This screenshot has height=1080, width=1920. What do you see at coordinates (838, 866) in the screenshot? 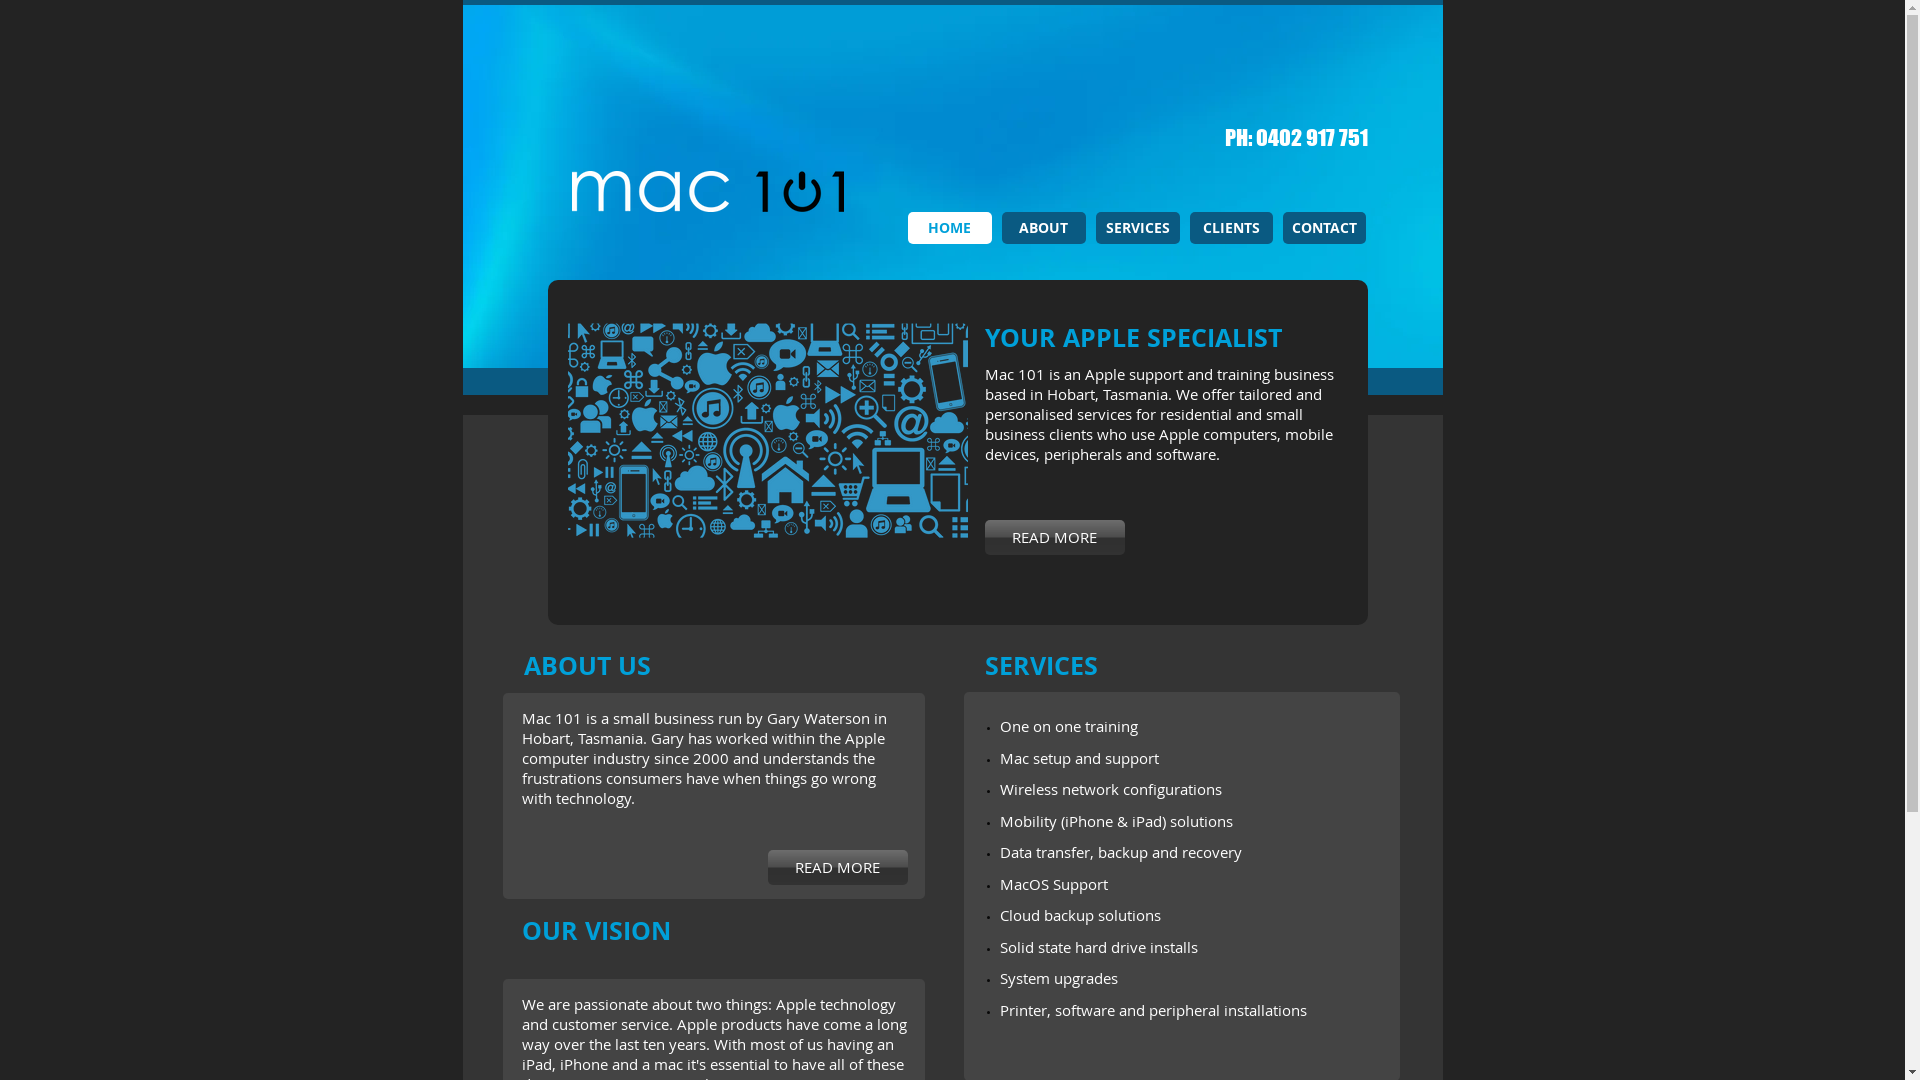
I see `'READ MORE'` at bounding box center [838, 866].